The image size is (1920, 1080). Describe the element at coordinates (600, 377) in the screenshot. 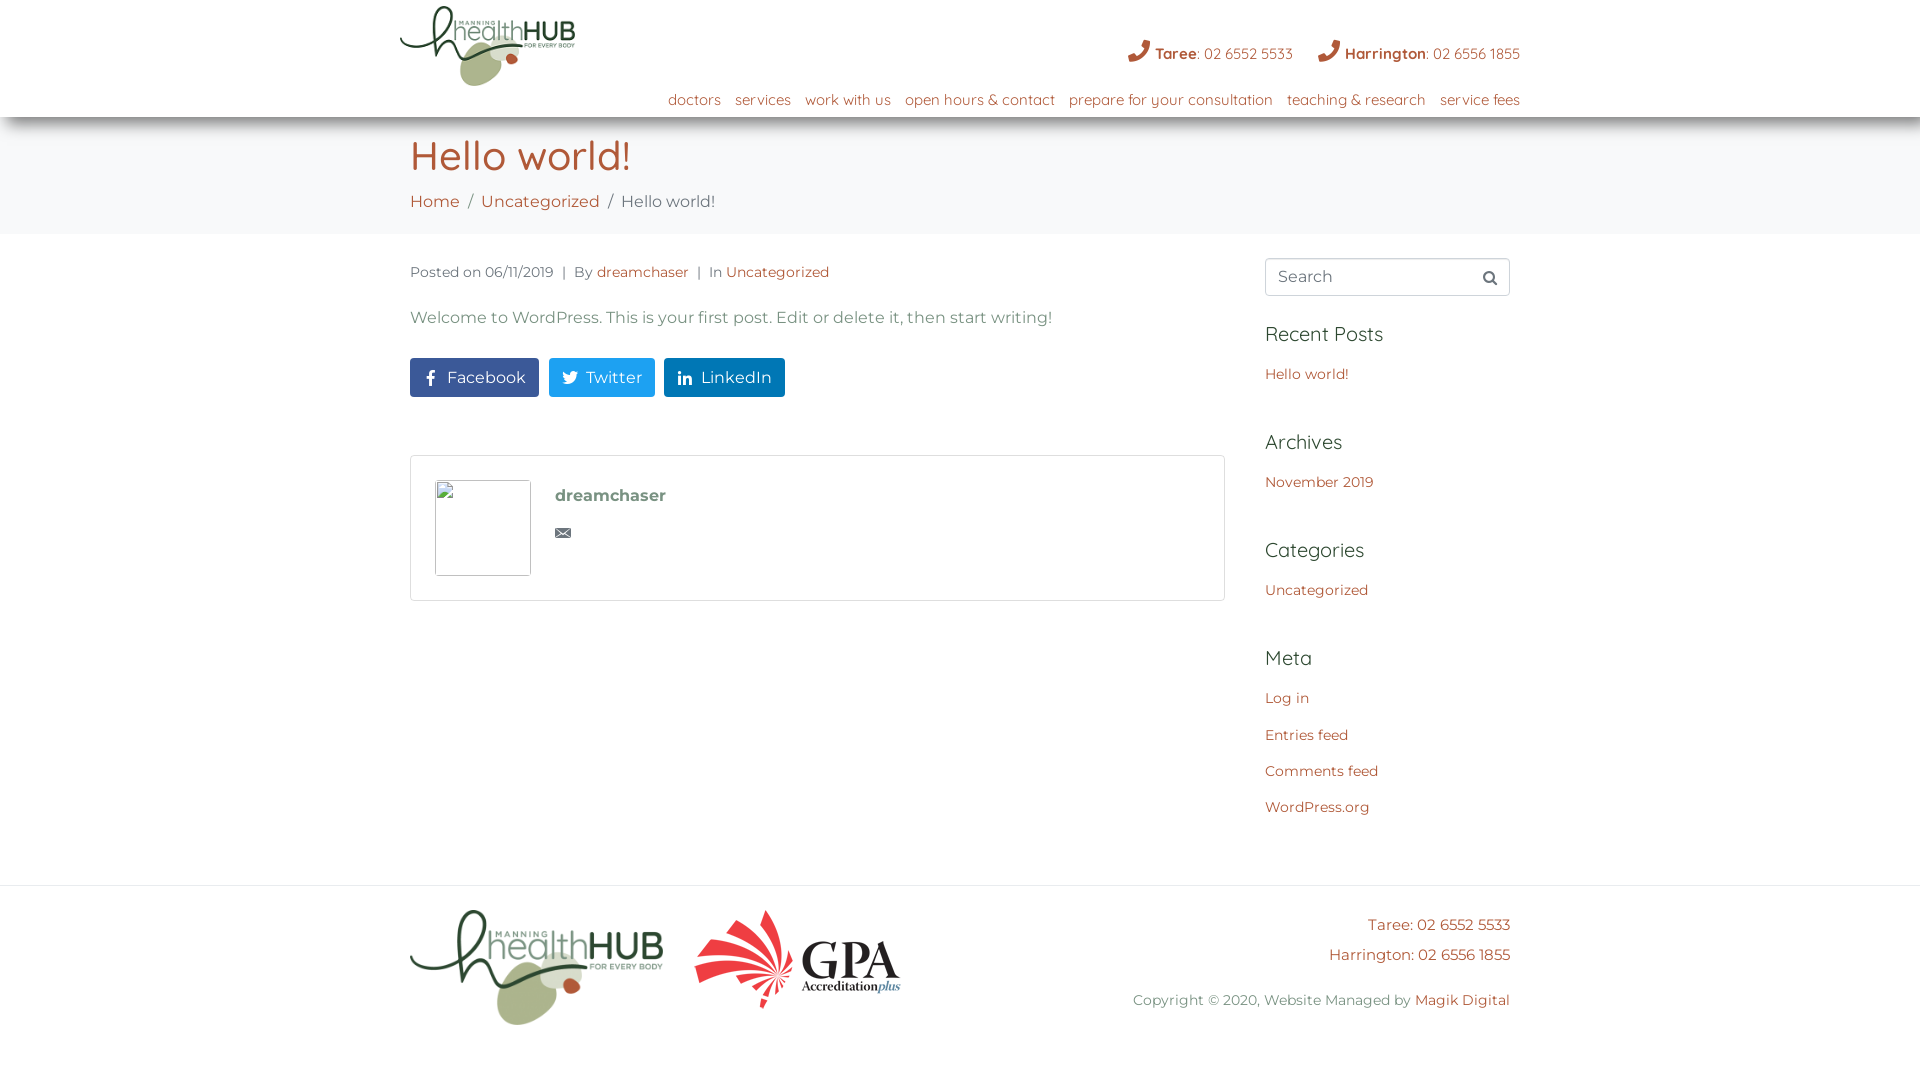

I see `'Twitter'` at that location.